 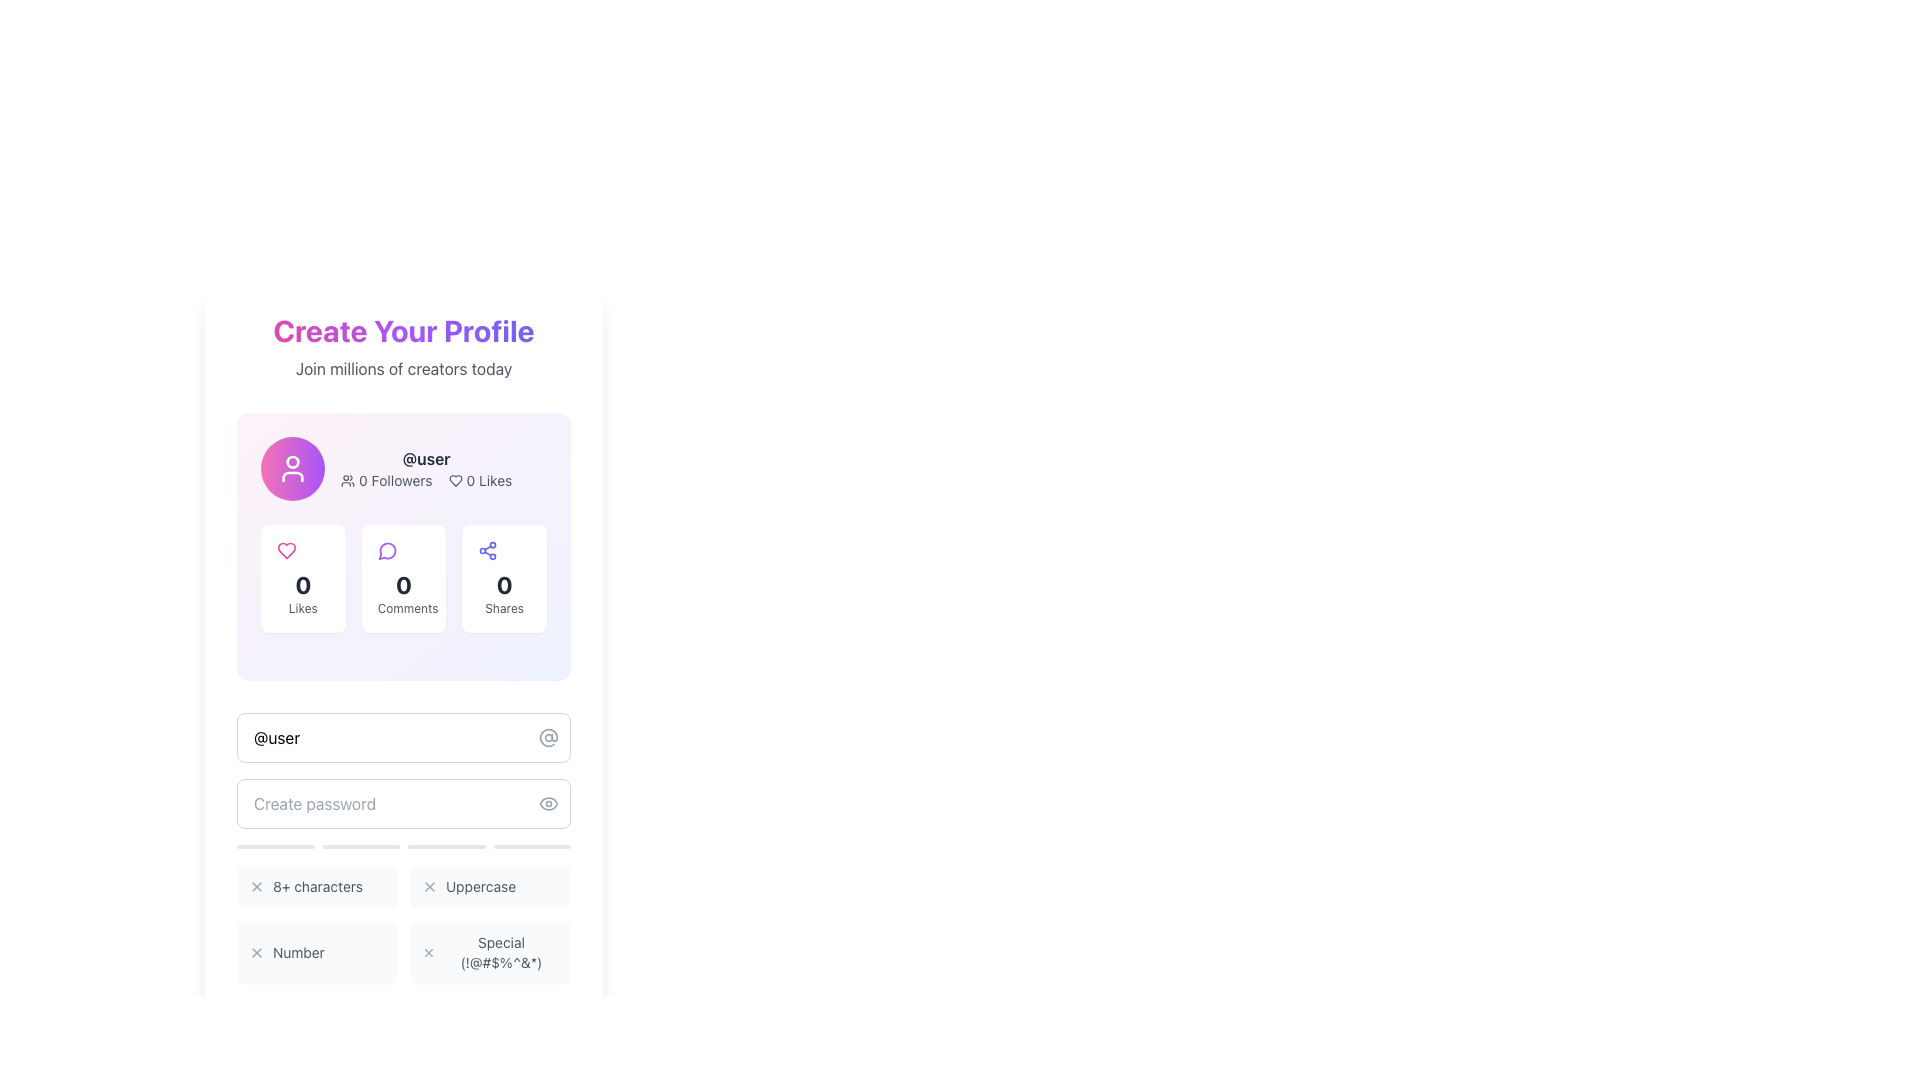 What do you see at coordinates (425, 481) in the screenshot?
I see `the Textual Information Display that shows the user's follower count and received likes, located below the '@user' text indicator in the profile metrics card` at bounding box center [425, 481].